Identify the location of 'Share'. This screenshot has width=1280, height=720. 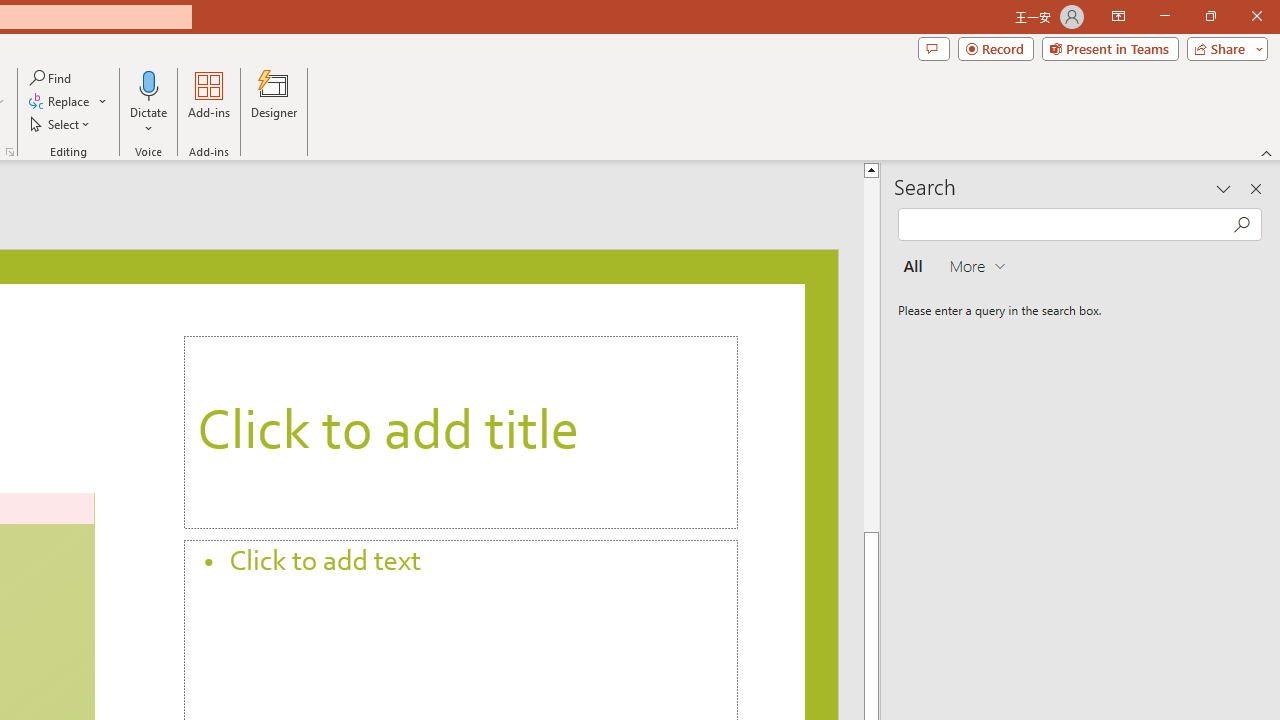
(1222, 47).